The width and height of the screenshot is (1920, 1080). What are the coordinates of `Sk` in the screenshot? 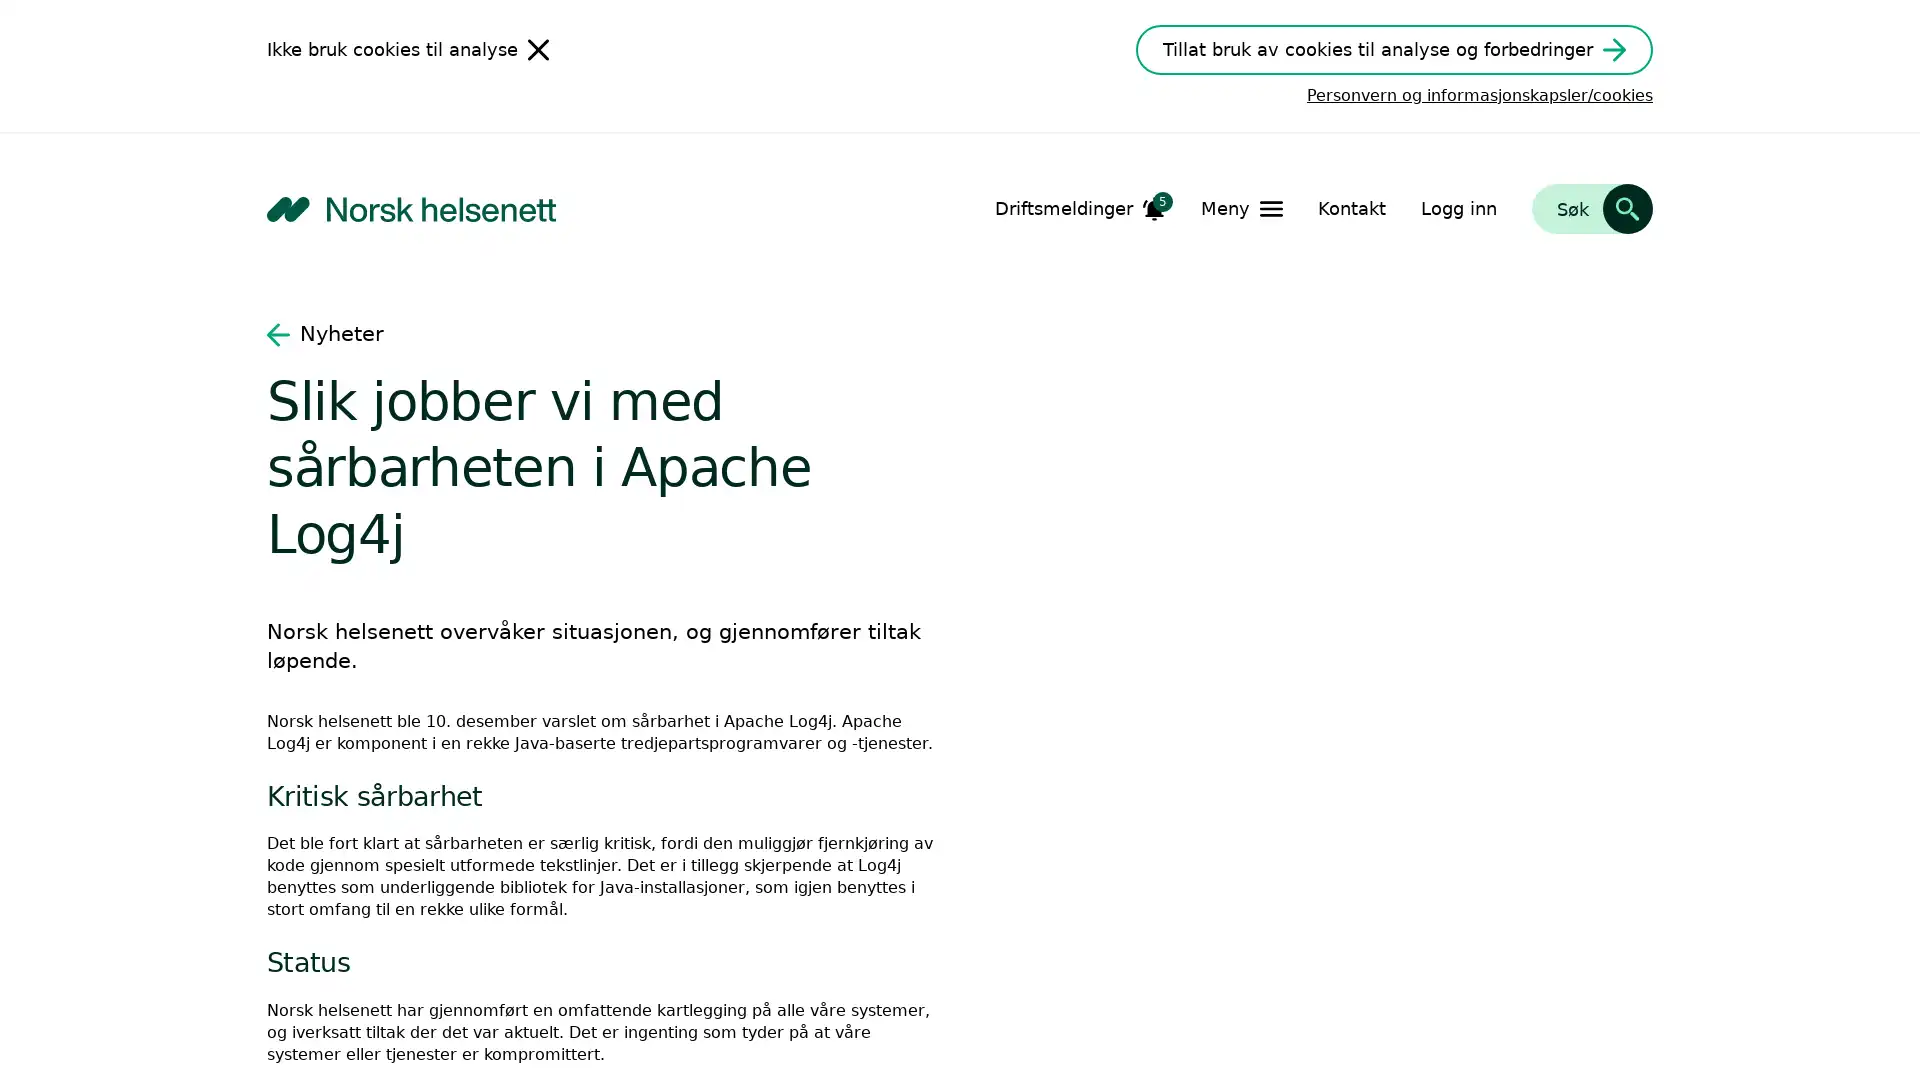 It's located at (1627, 208).